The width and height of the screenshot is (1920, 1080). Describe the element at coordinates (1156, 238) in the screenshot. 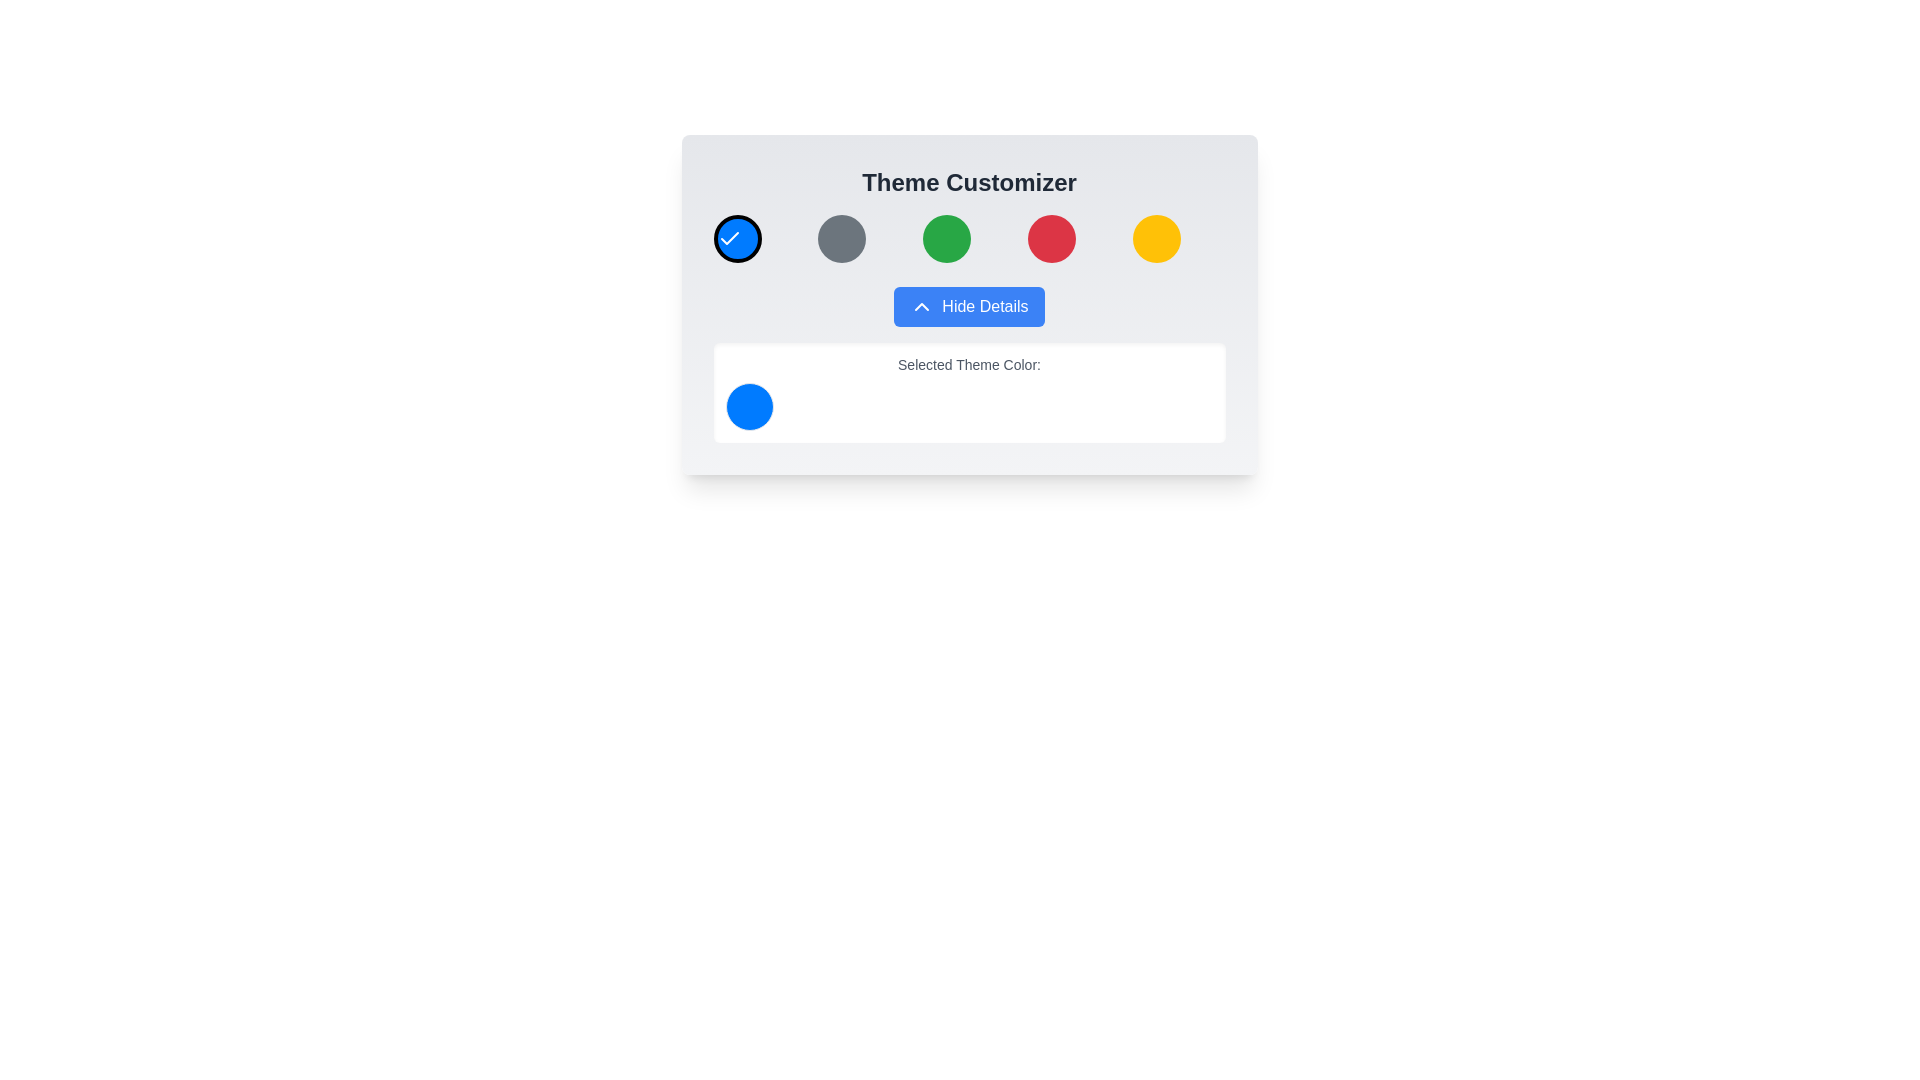

I see `the fifth circular button in the 'Theme Customizer' section to change the theme color to orange` at that location.